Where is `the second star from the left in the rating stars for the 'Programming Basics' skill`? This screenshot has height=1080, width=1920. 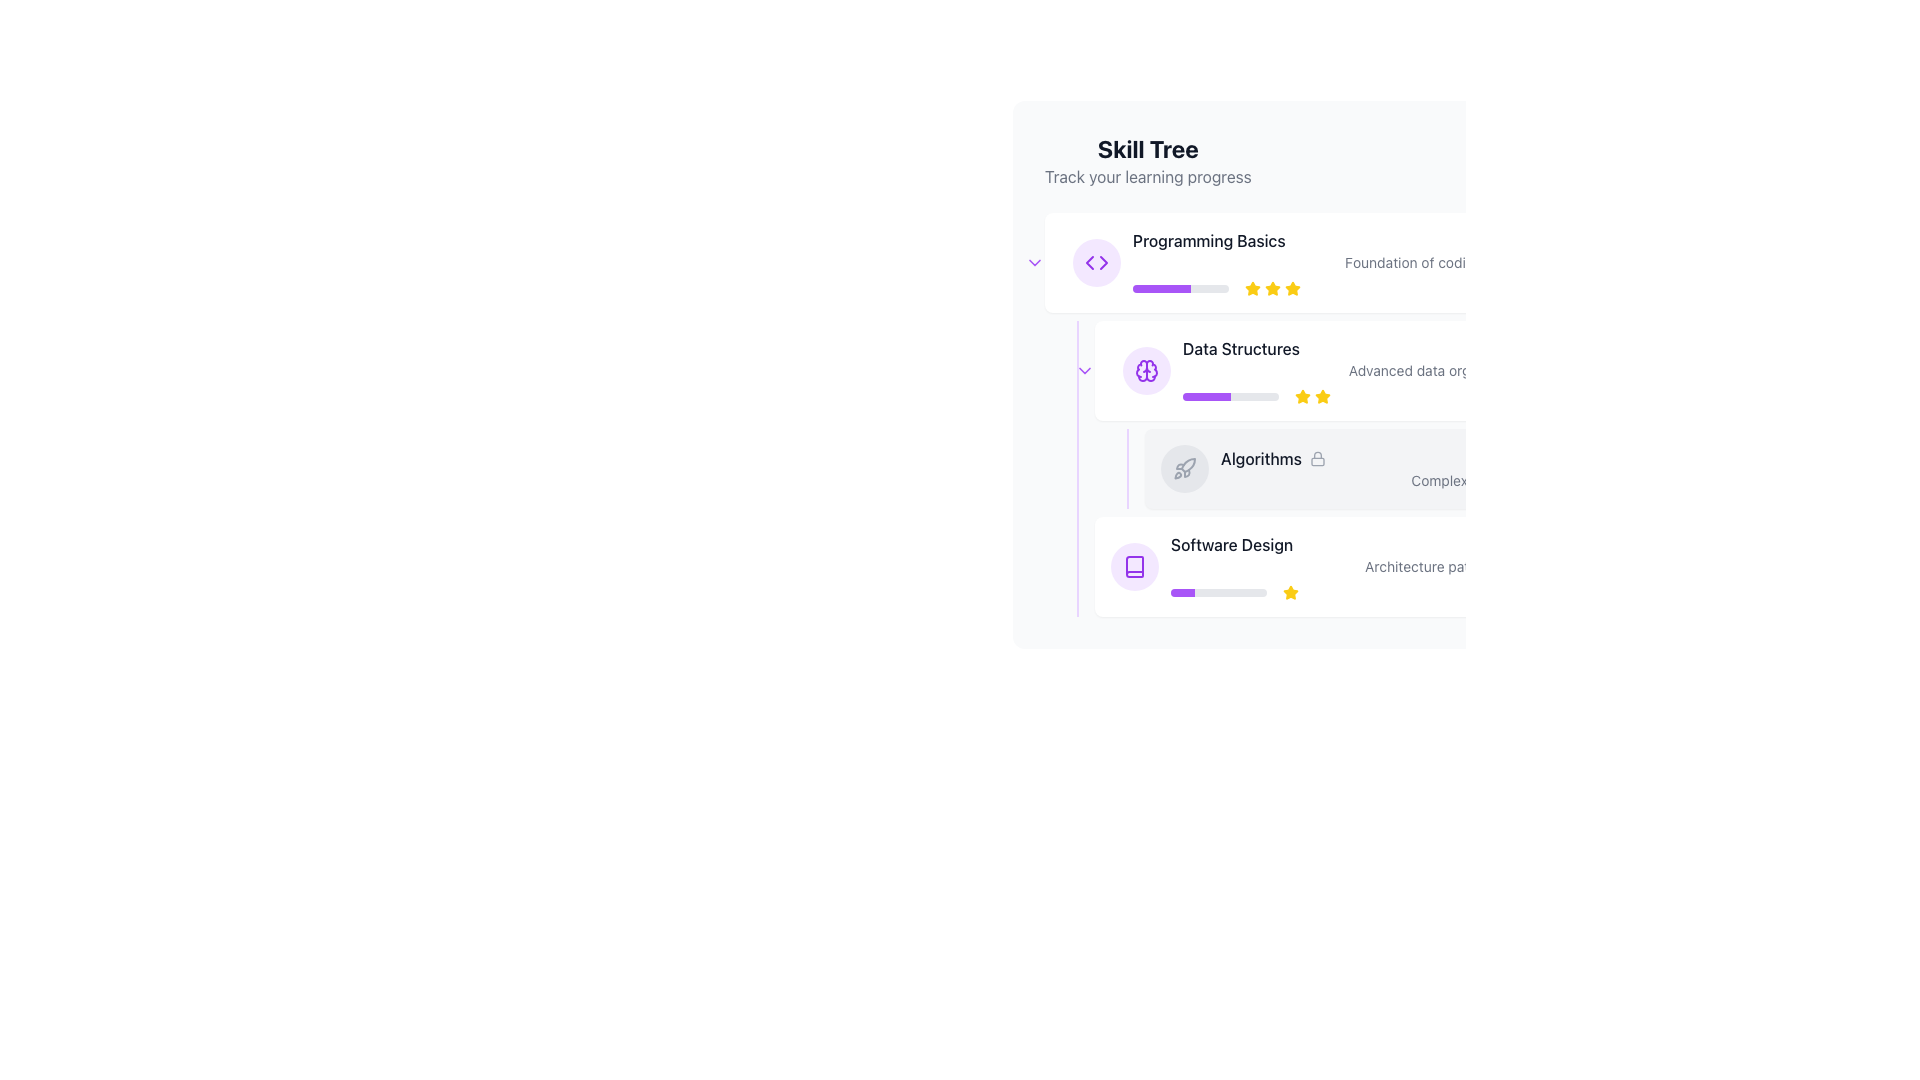 the second star from the left in the rating stars for the 'Programming Basics' skill is located at coordinates (1271, 288).